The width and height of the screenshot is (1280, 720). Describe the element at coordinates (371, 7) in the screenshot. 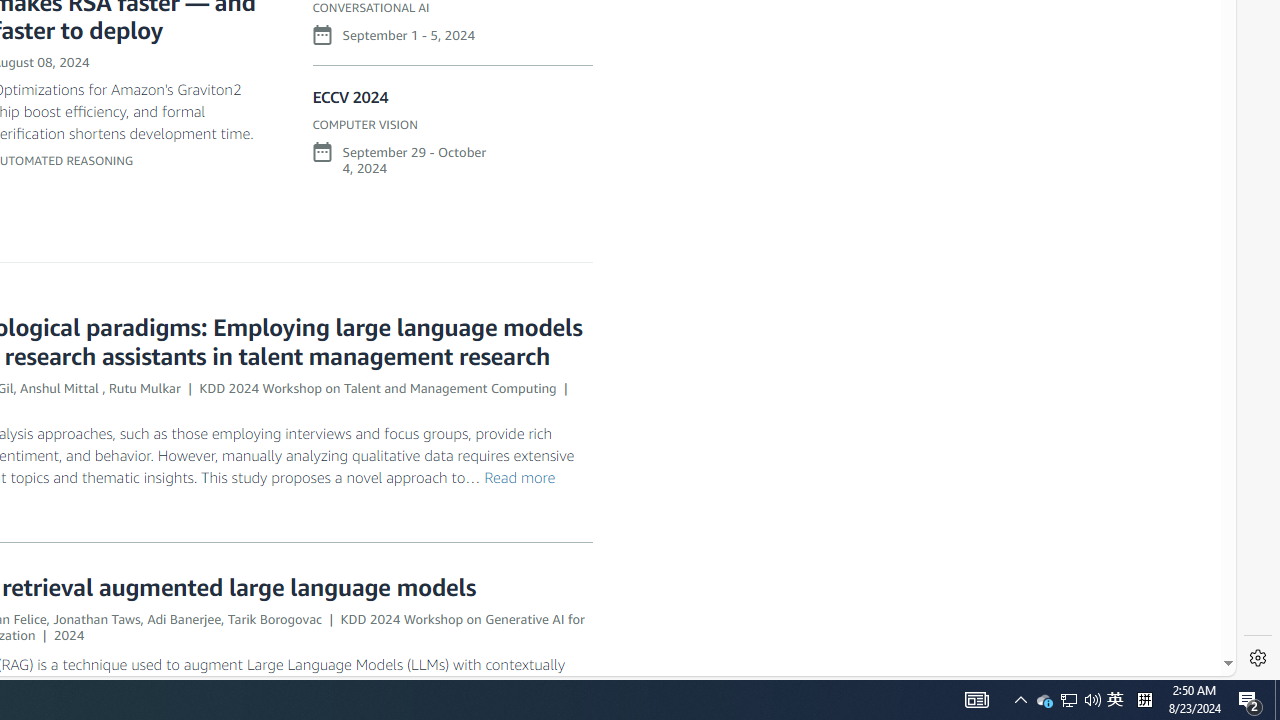

I see `'CONVERSATIONAL AI'` at that location.